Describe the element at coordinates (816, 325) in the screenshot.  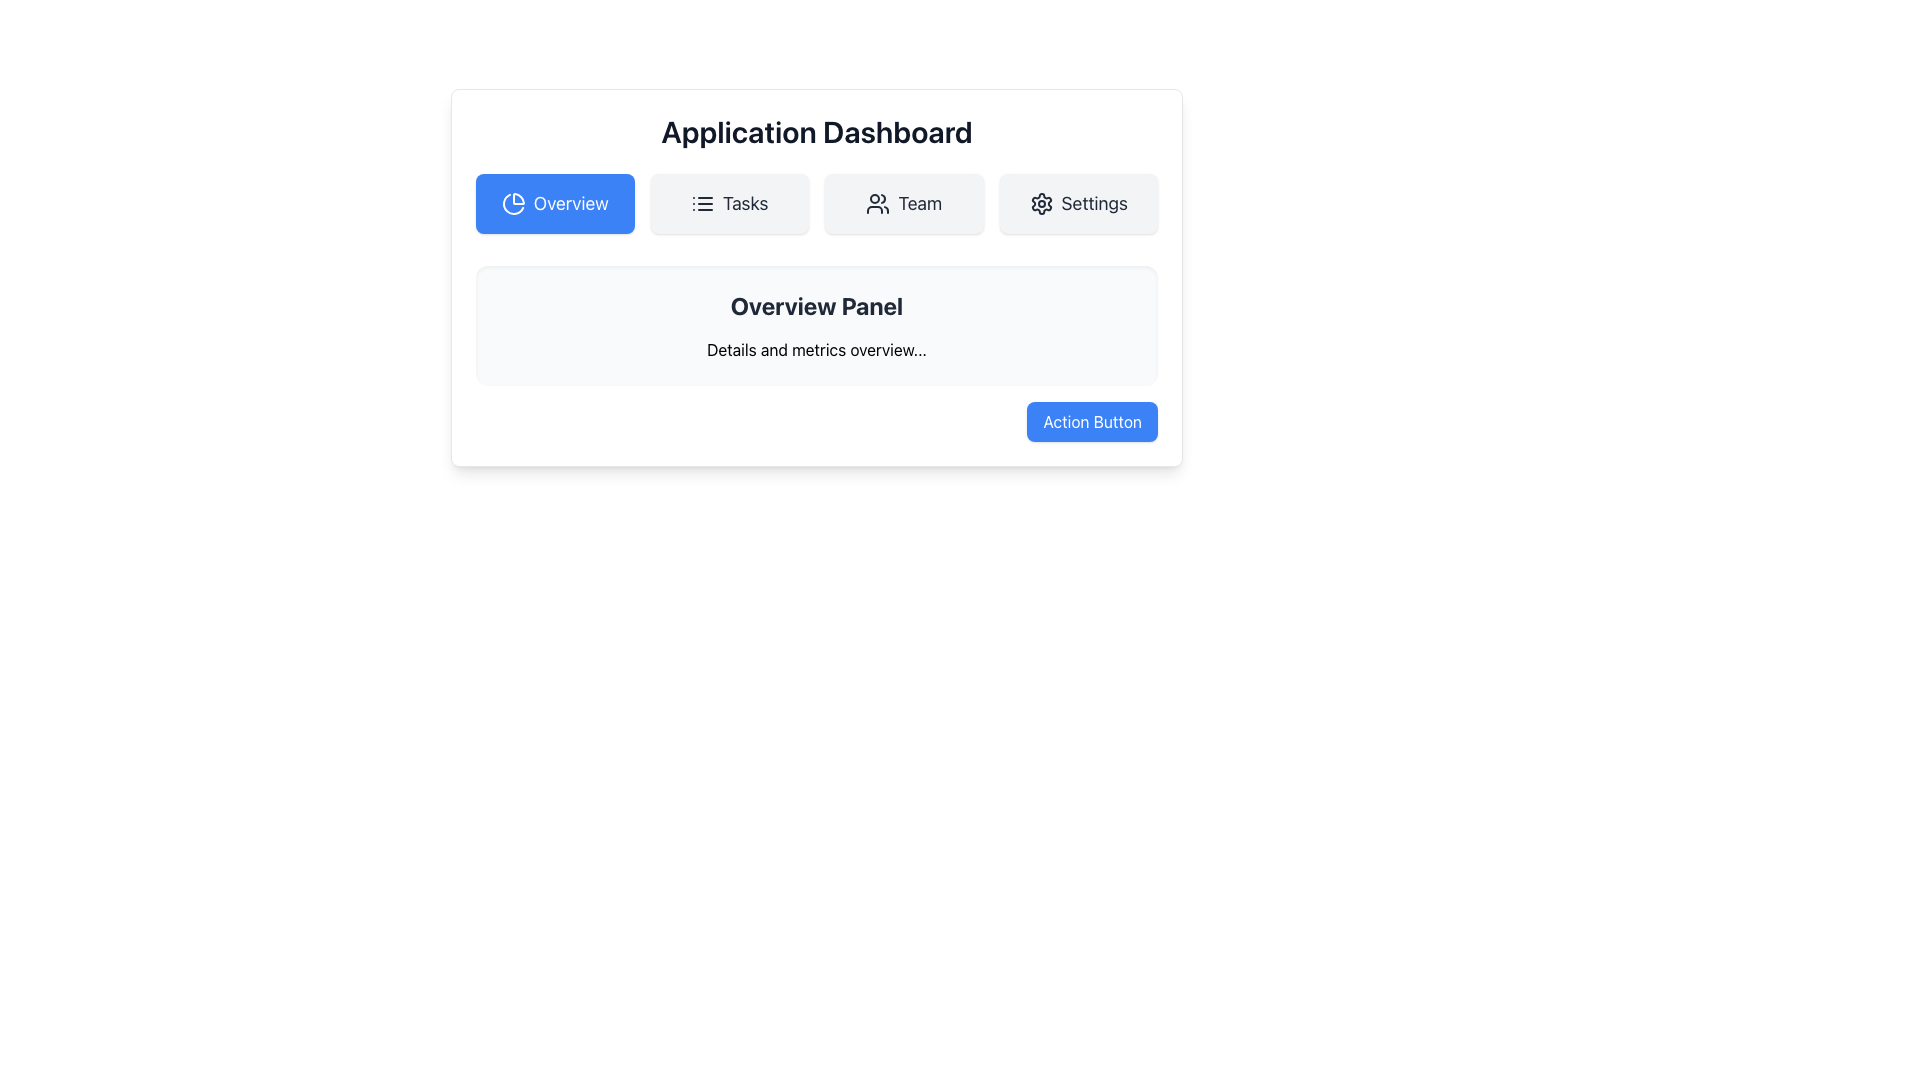
I see `information displayed in the 'Overview Panel' section, which has a light gray background and contains the title 'Overview Panel' and the text 'Details and metrics overview...'` at that location.